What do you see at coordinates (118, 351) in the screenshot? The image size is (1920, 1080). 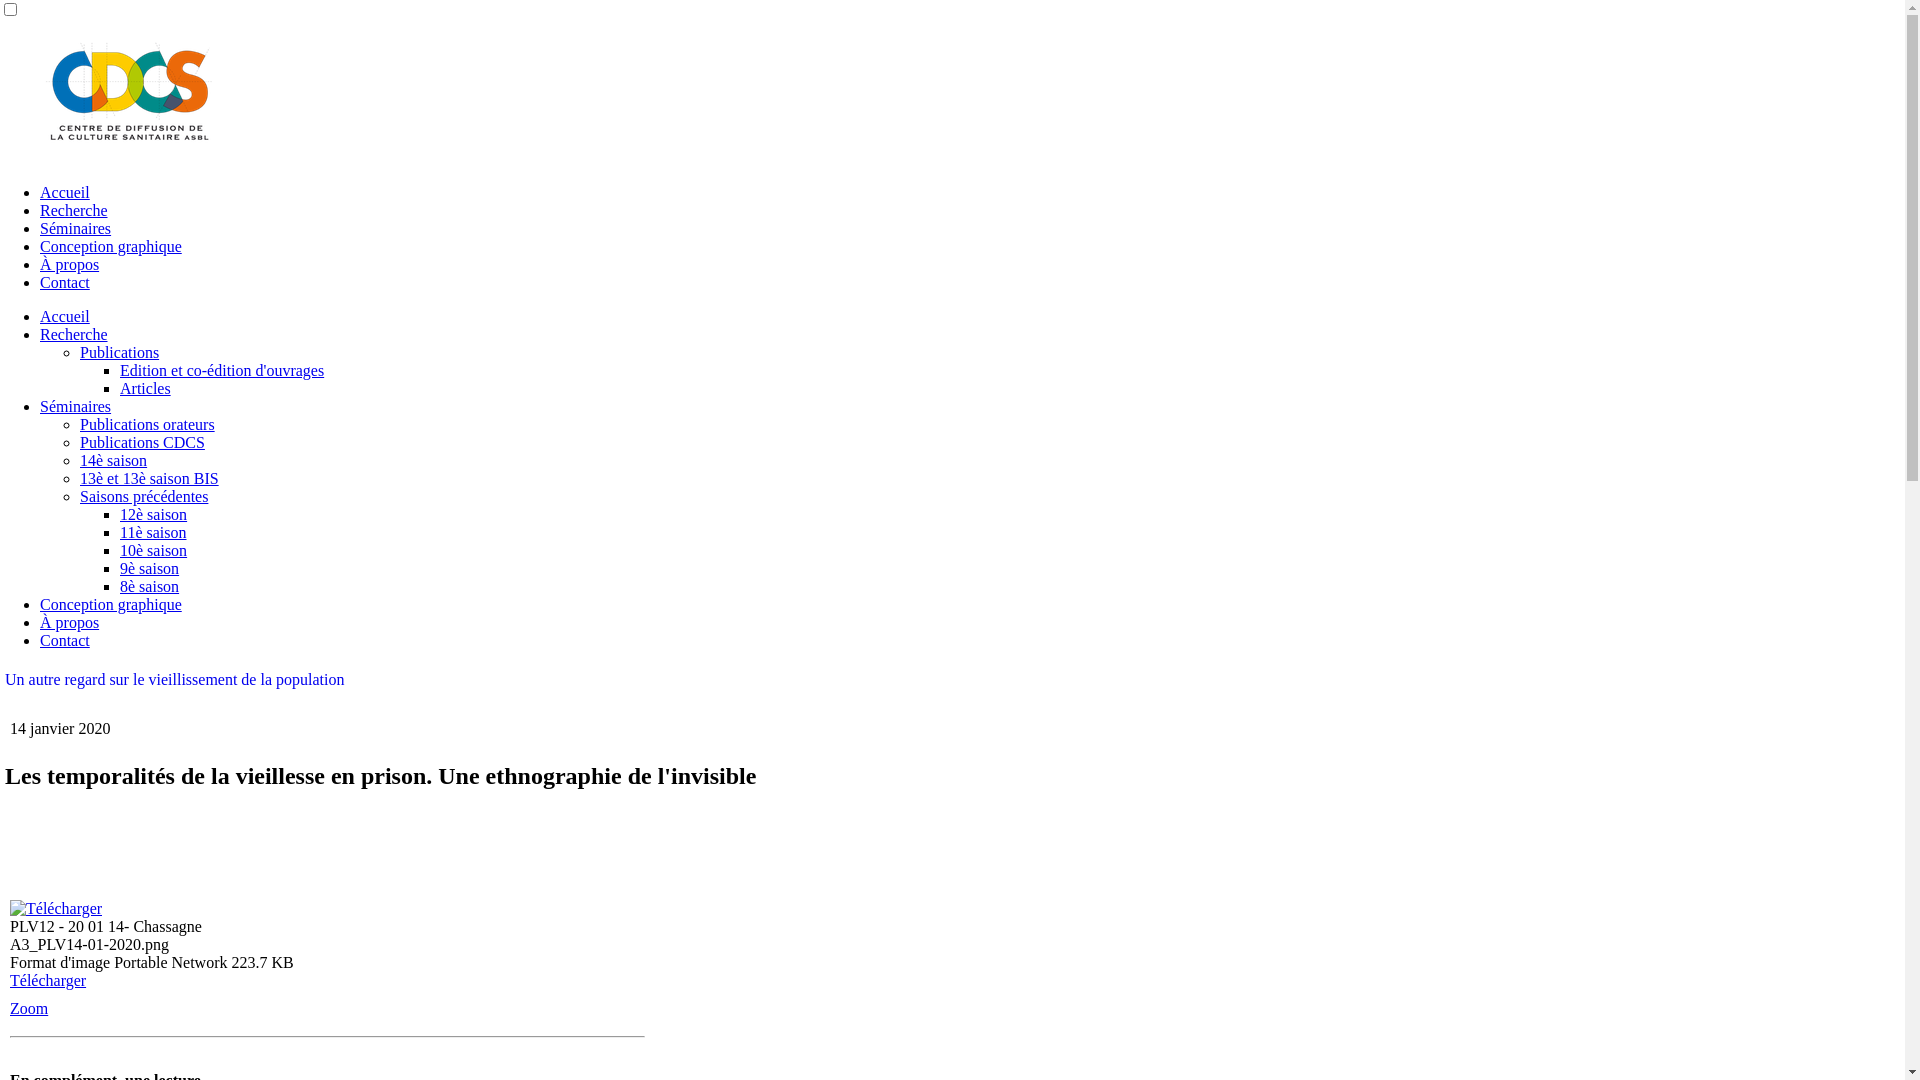 I see `'Publications'` at bounding box center [118, 351].